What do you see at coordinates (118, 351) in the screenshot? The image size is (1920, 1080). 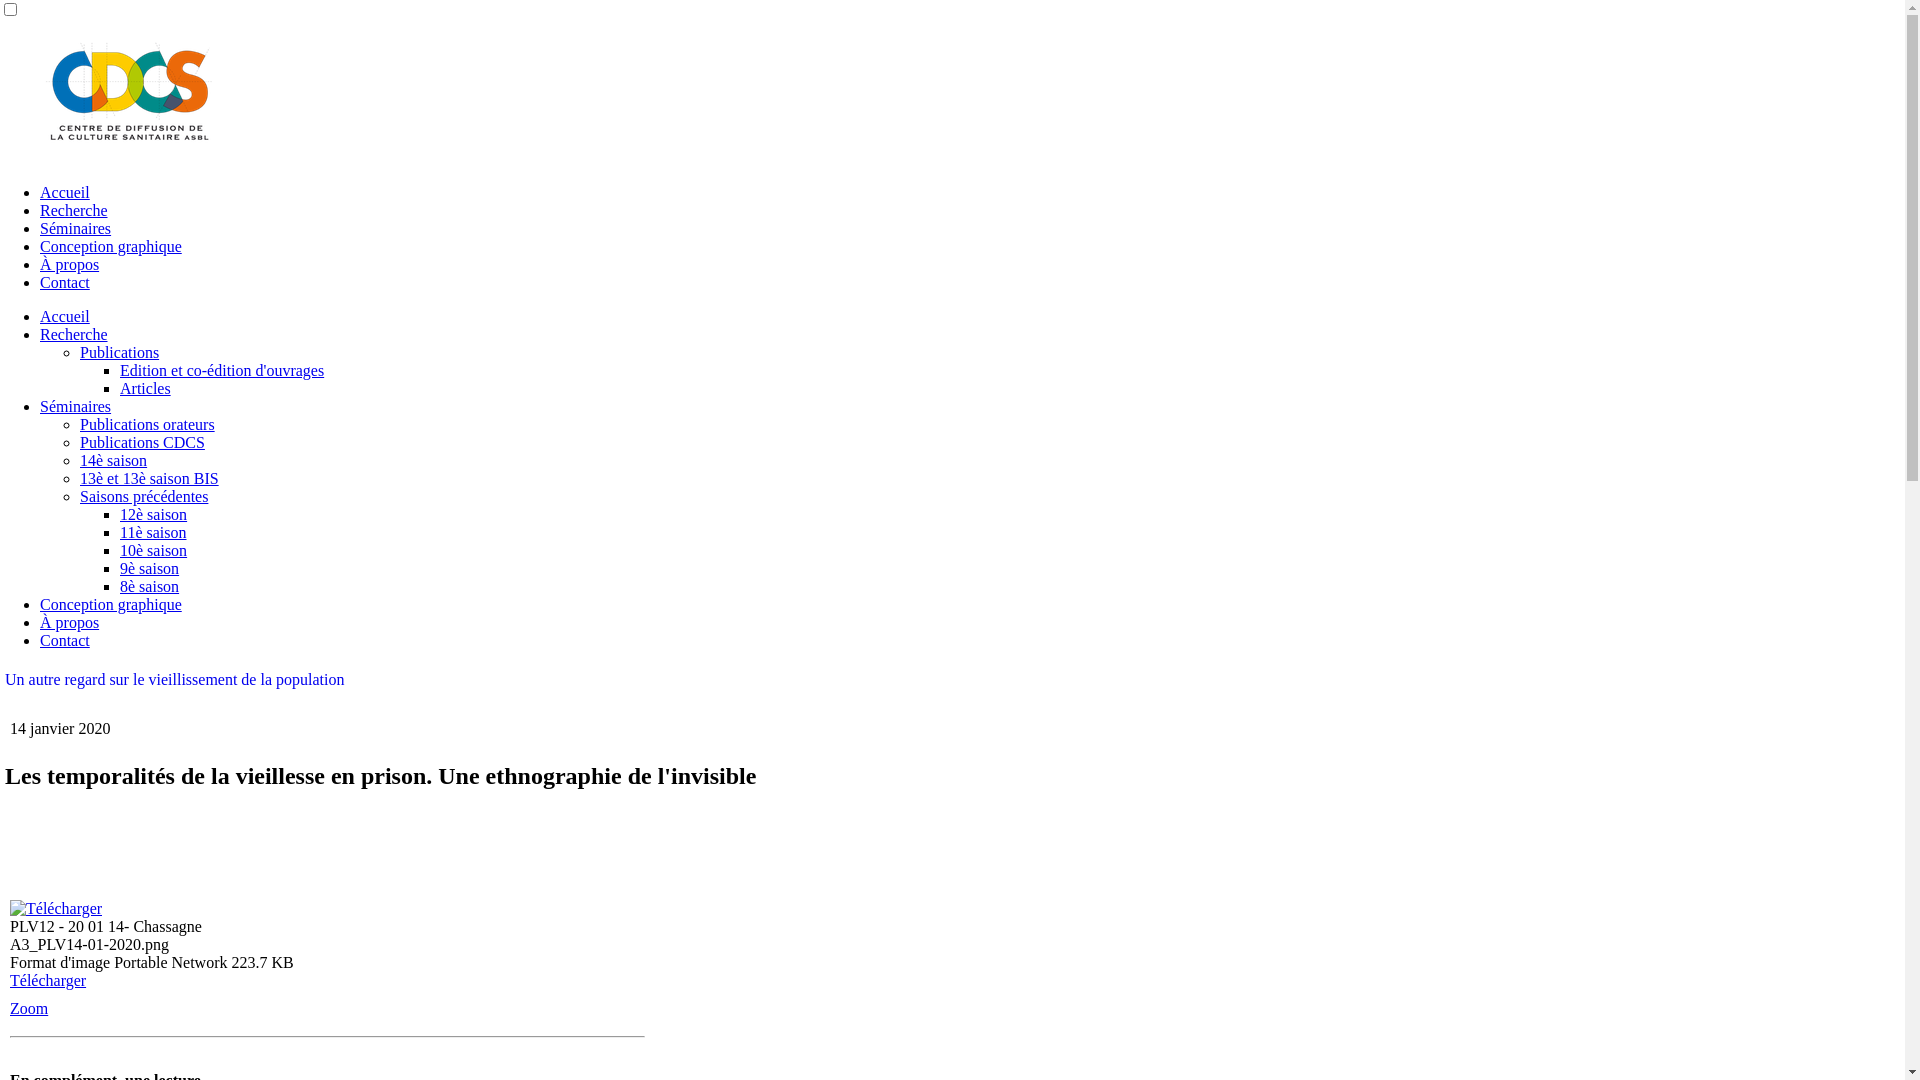 I see `'Publications'` at bounding box center [118, 351].